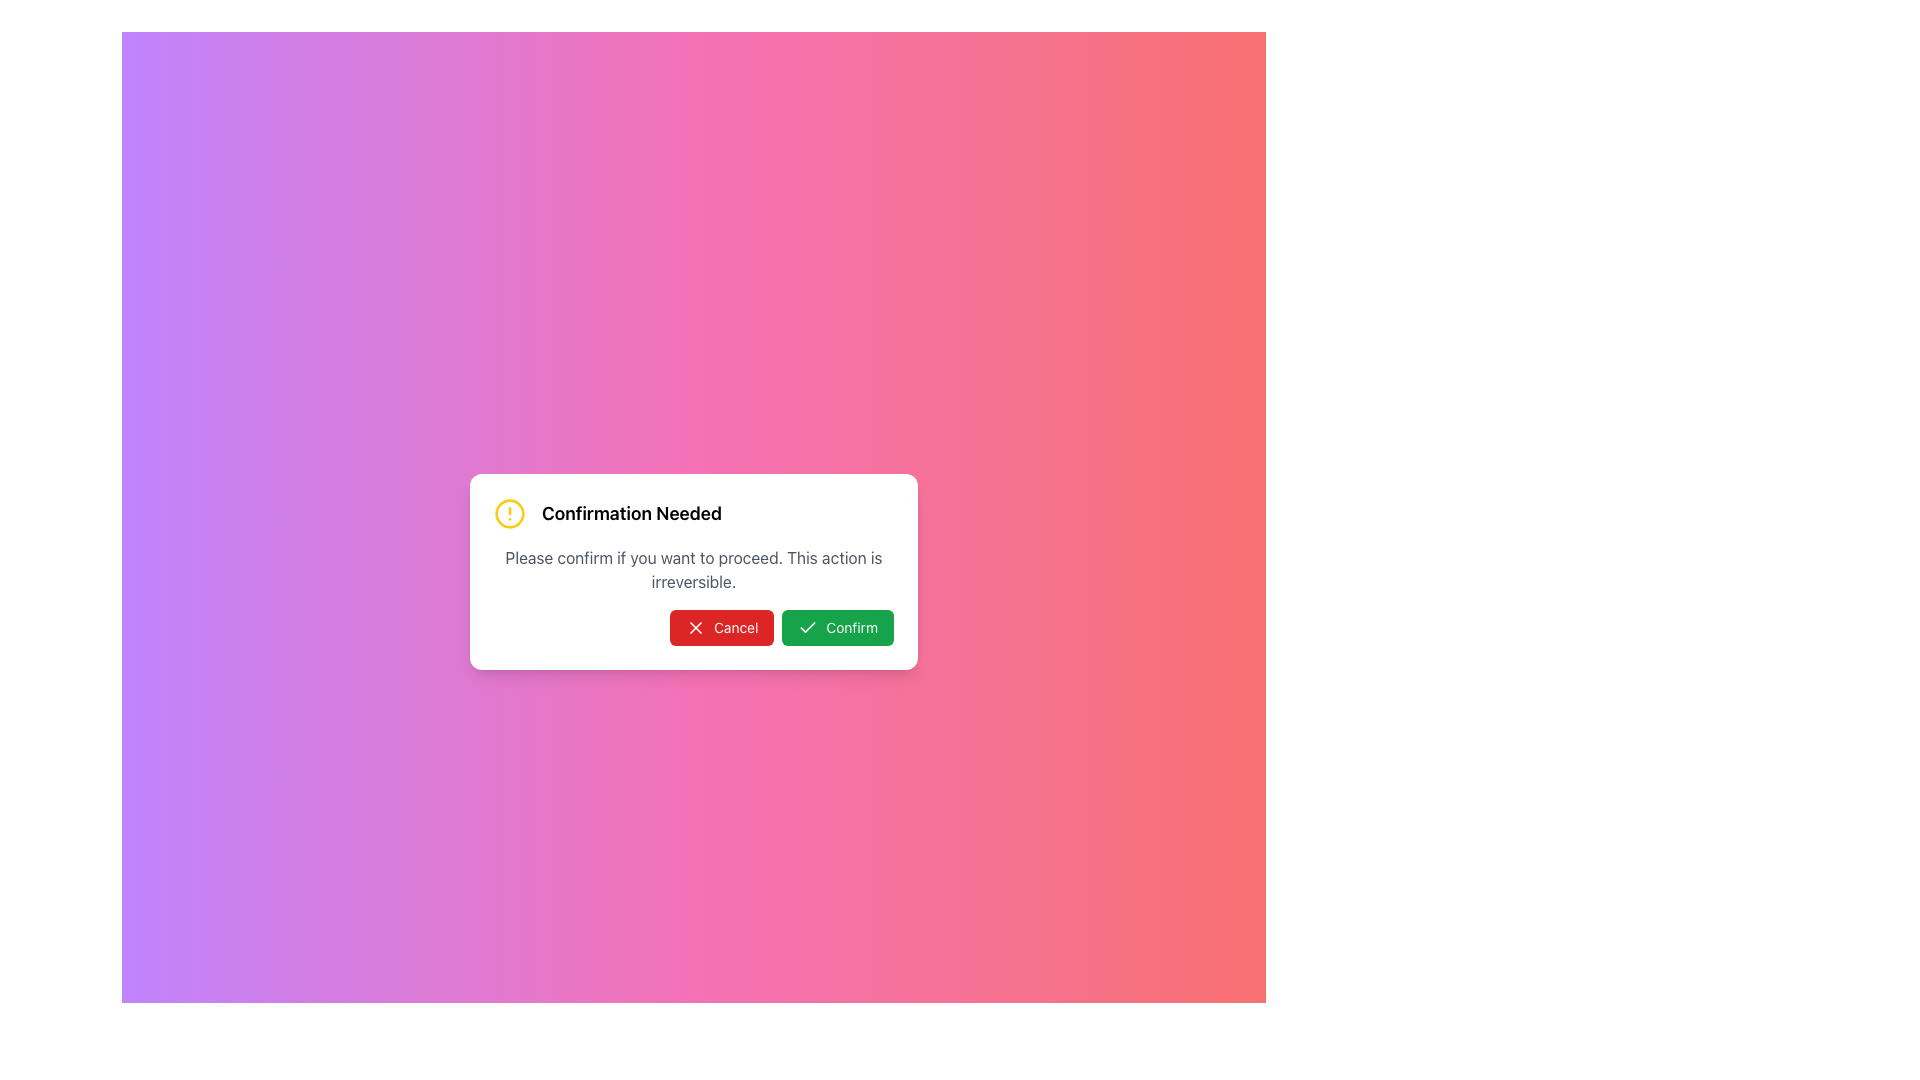  Describe the element at coordinates (808, 626) in the screenshot. I see `the decorative icon within the 'Confirm' button located at the bottom-right of the dialog box to indicate a positive action or approval` at that location.